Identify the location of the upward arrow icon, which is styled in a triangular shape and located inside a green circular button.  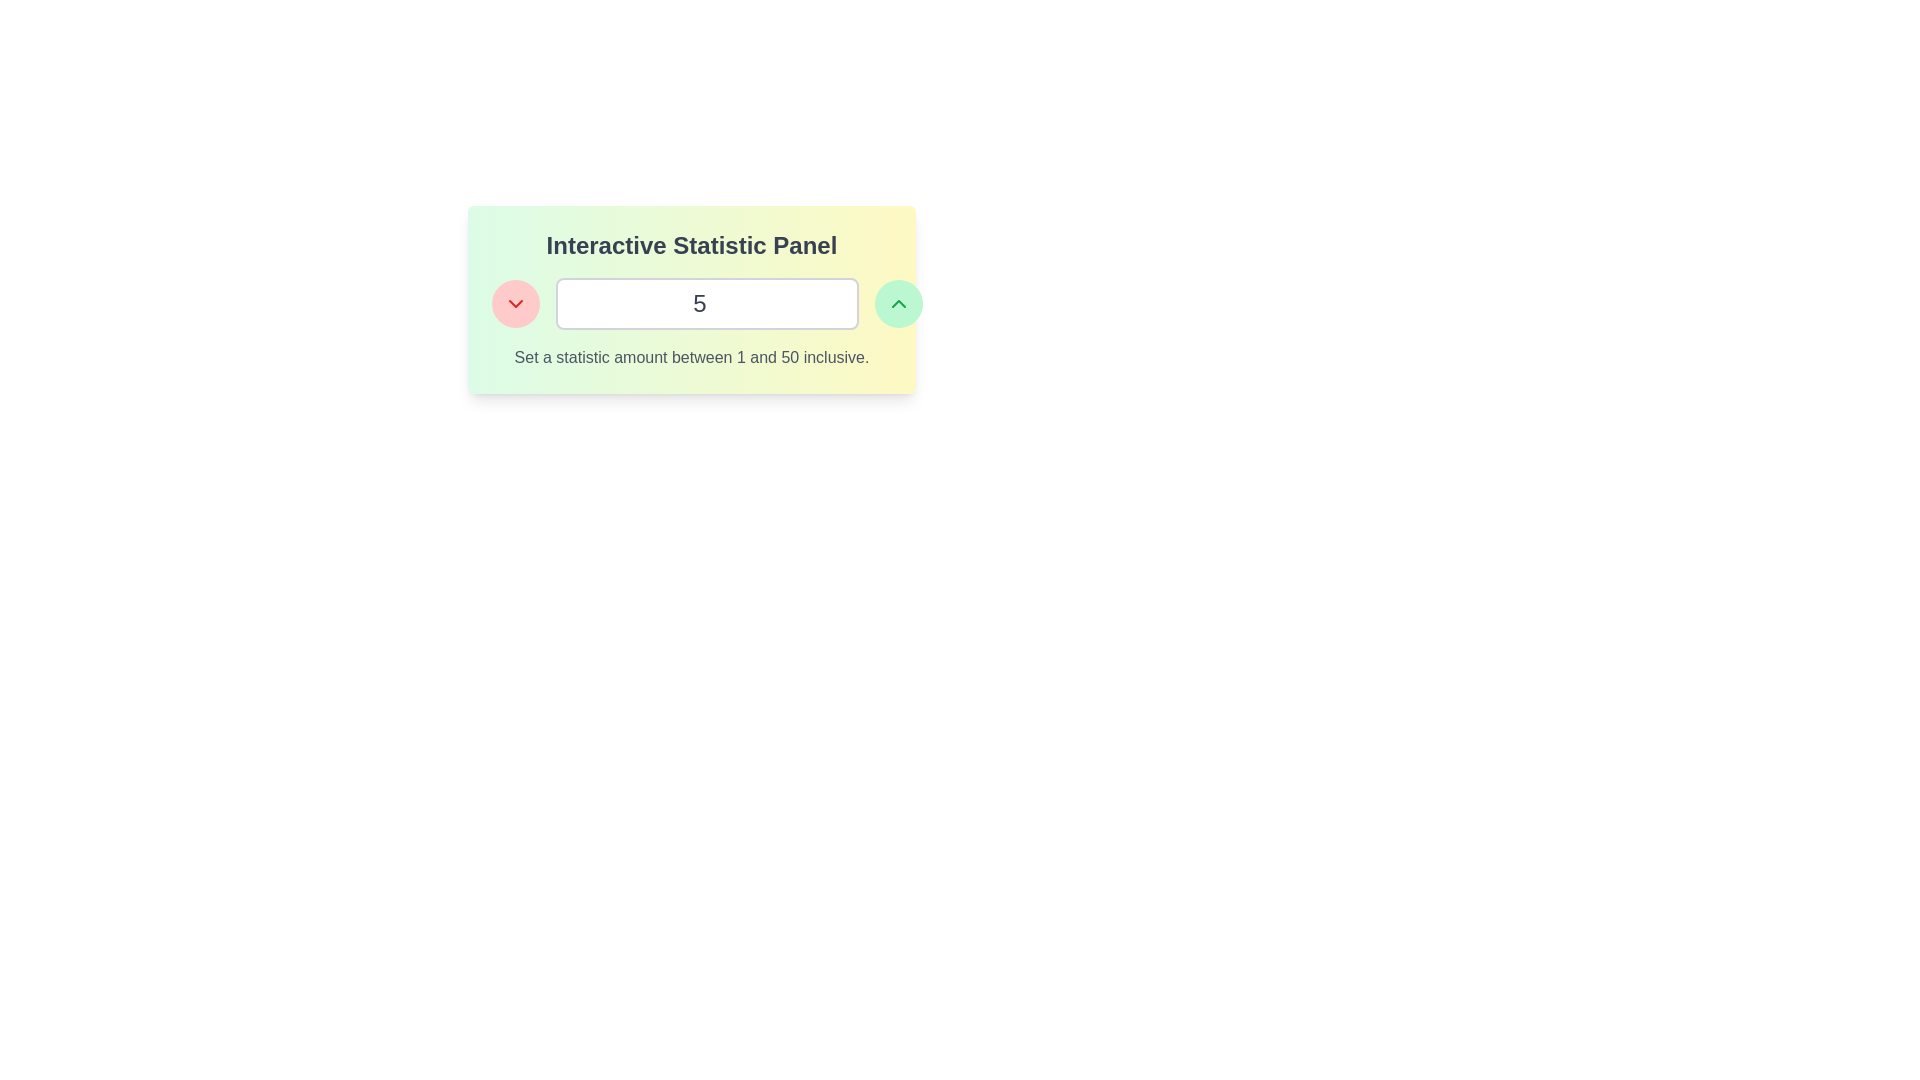
(897, 304).